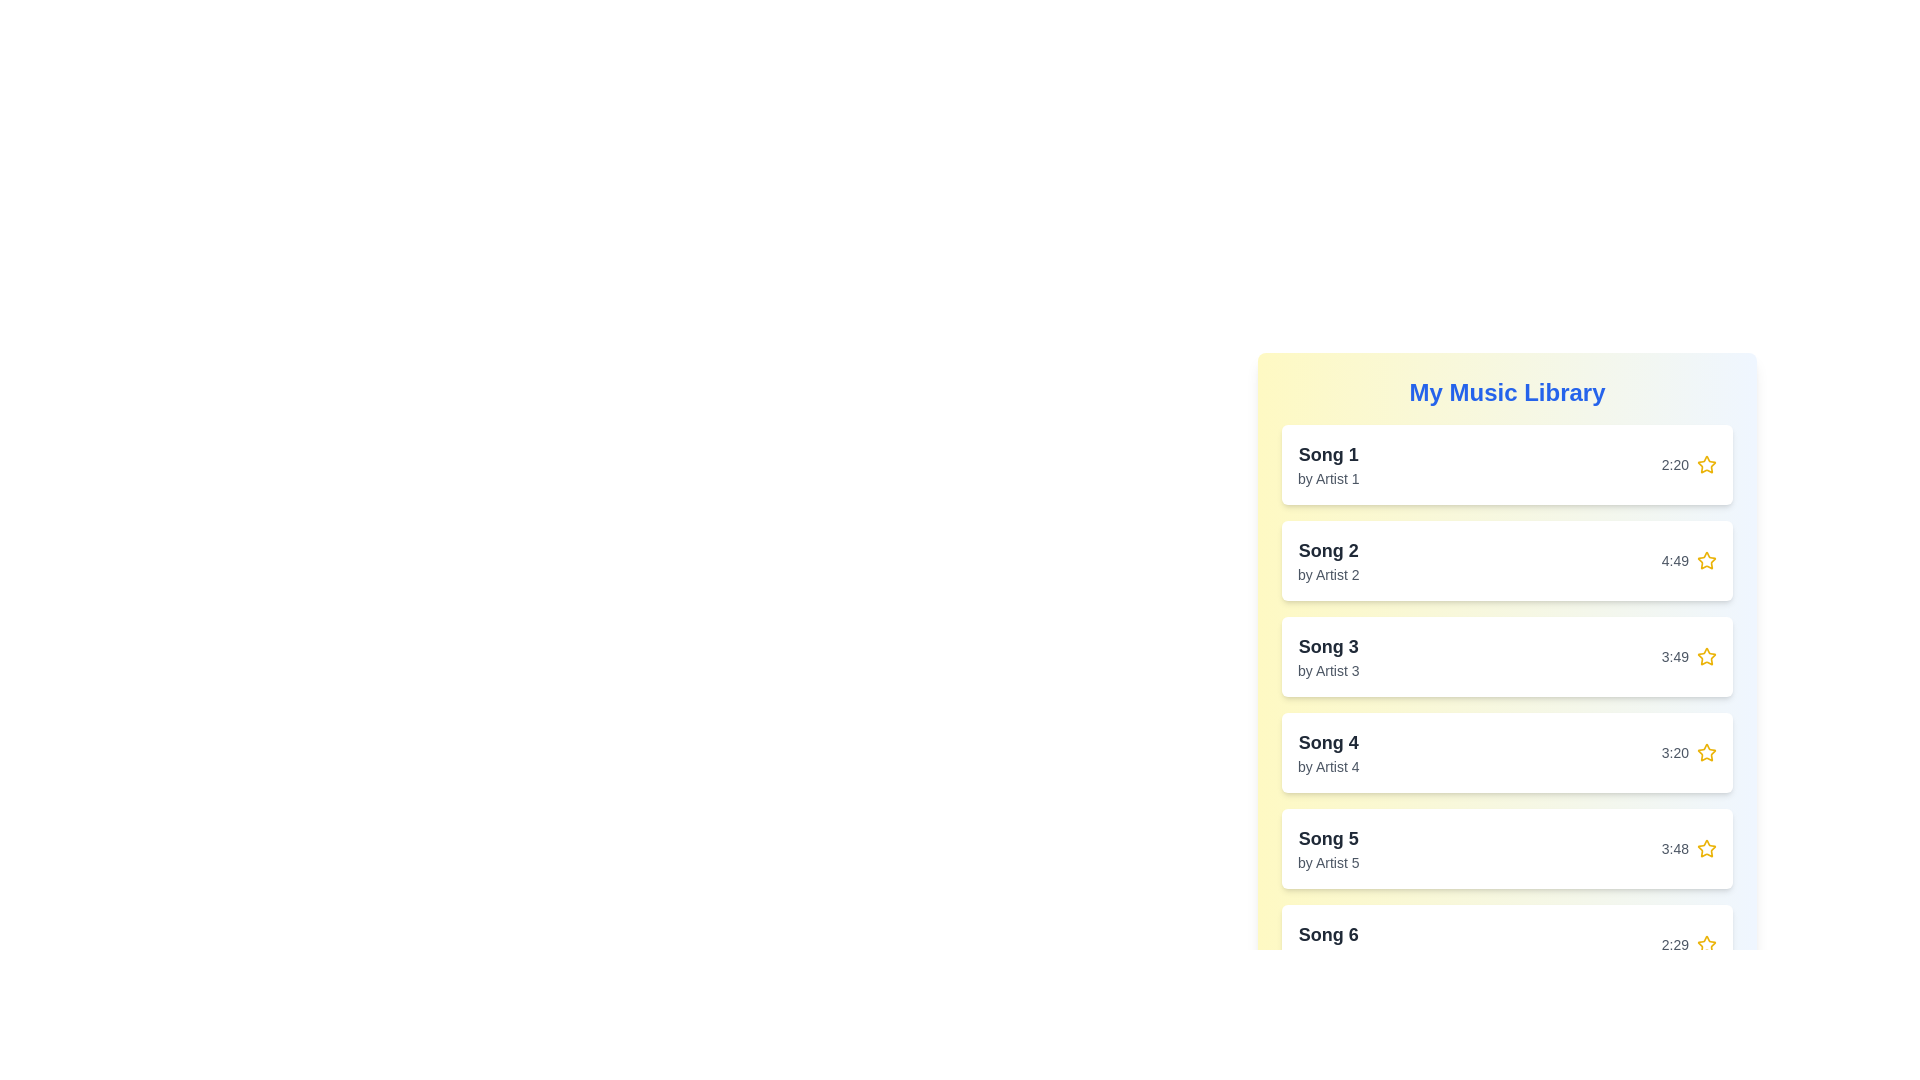  Describe the element at coordinates (1328, 766) in the screenshot. I see `text content of the artist label located directly below 'Song 4' in the 'My Music Library' list` at that location.